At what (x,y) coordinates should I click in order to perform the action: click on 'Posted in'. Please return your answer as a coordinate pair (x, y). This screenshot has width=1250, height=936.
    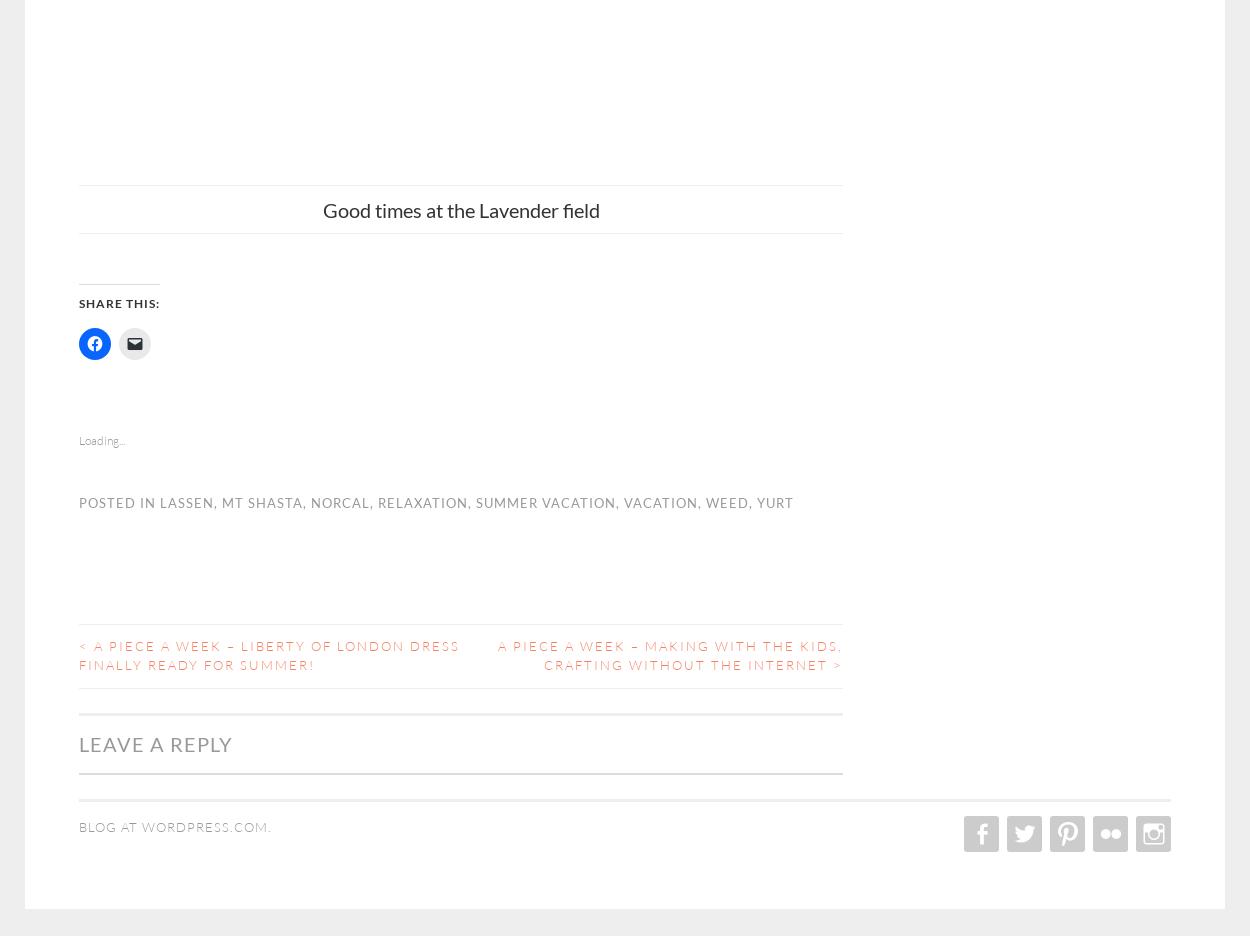
    Looking at the image, I should click on (118, 500).